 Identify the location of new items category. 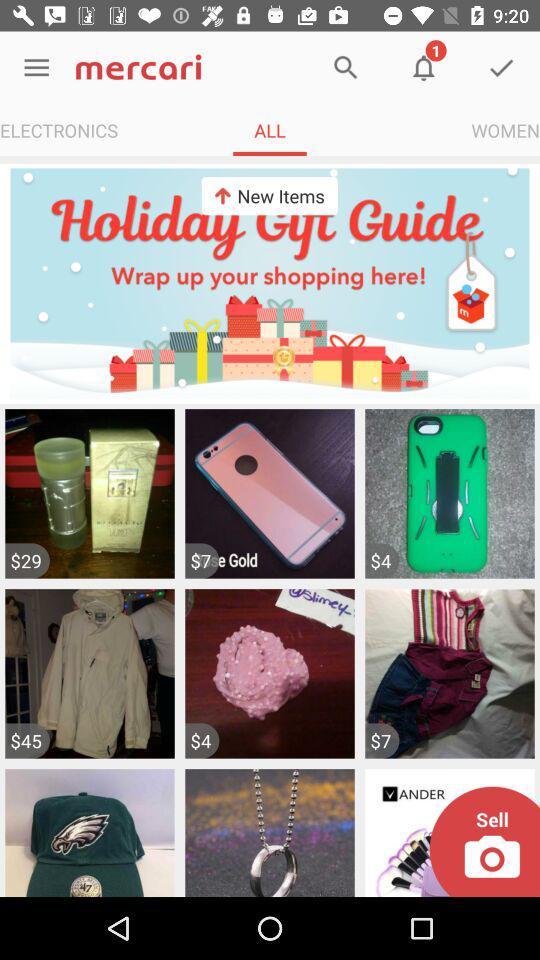
(270, 282).